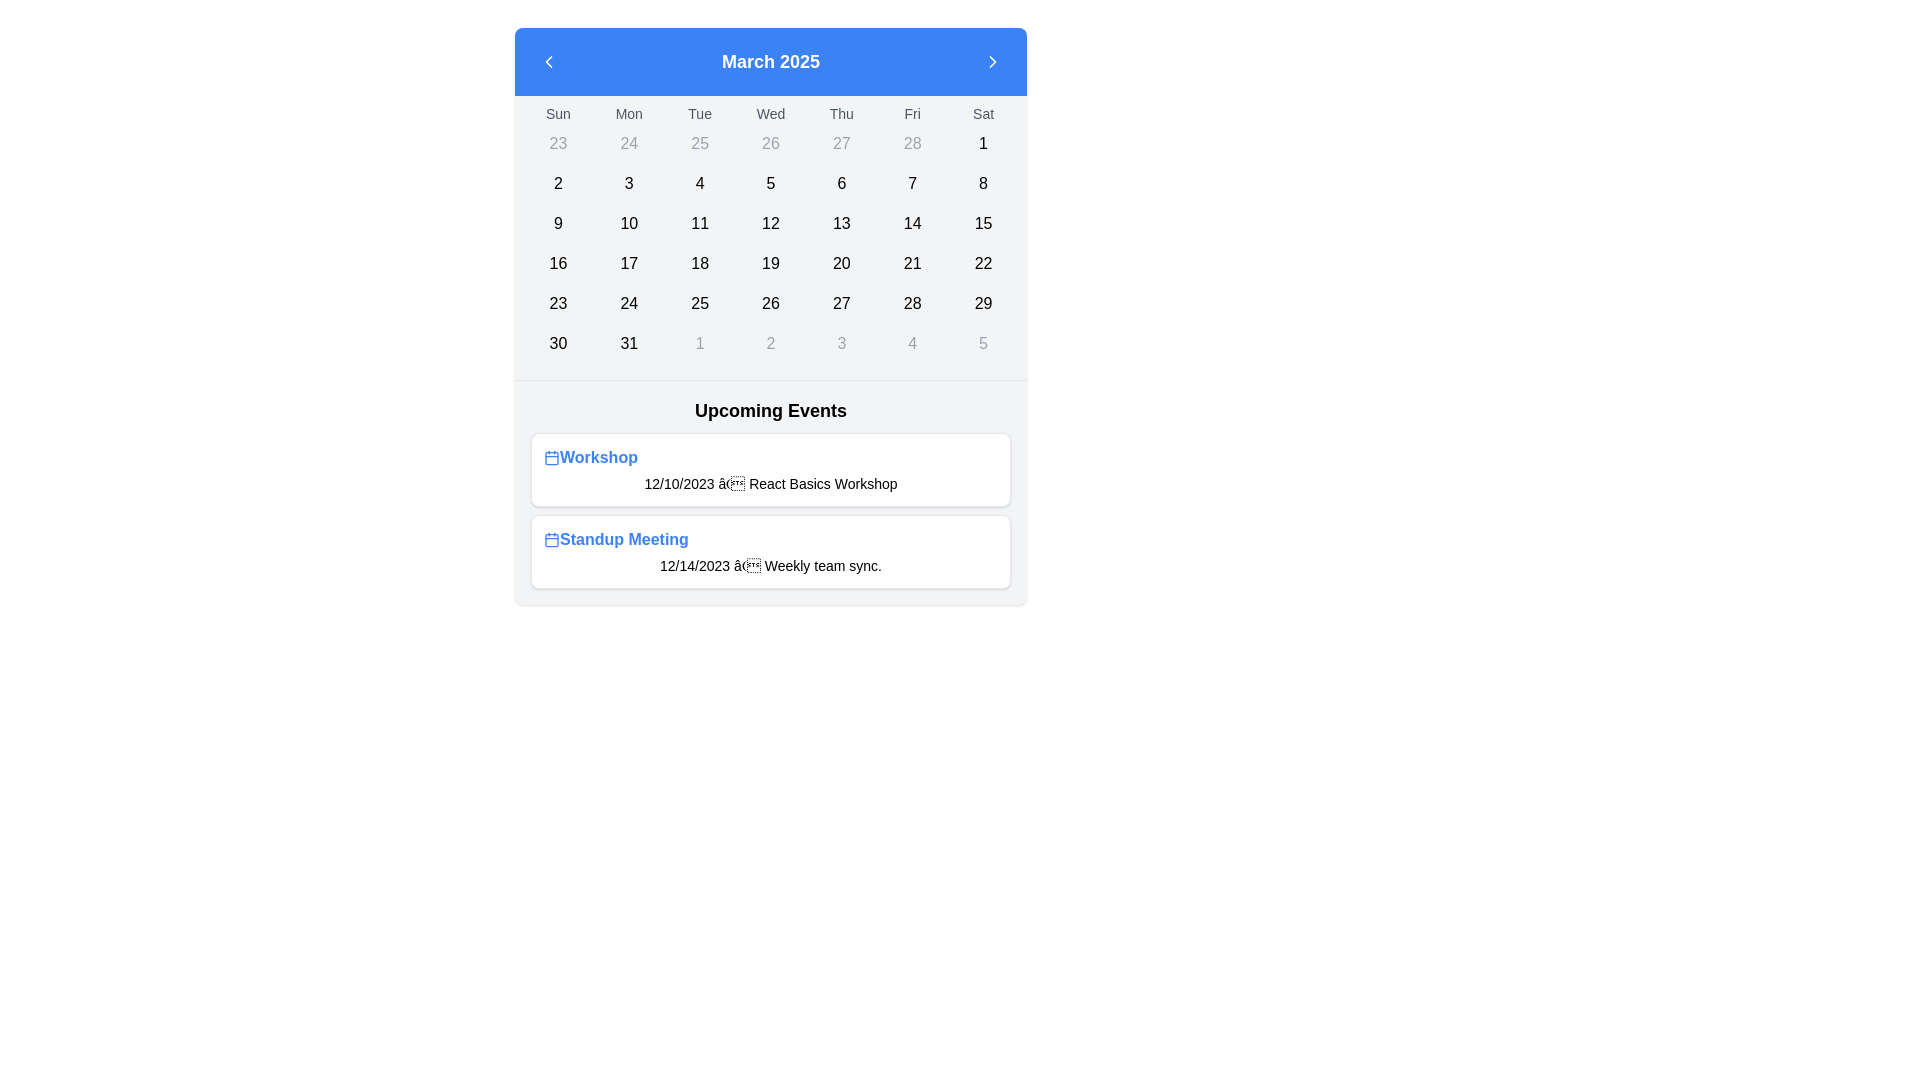 The image size is (1920, 1080). Describe the element at coordinates (628, 342) in the screenshot. I see `the rectangular button displaying '31' in bold black text` at that location.